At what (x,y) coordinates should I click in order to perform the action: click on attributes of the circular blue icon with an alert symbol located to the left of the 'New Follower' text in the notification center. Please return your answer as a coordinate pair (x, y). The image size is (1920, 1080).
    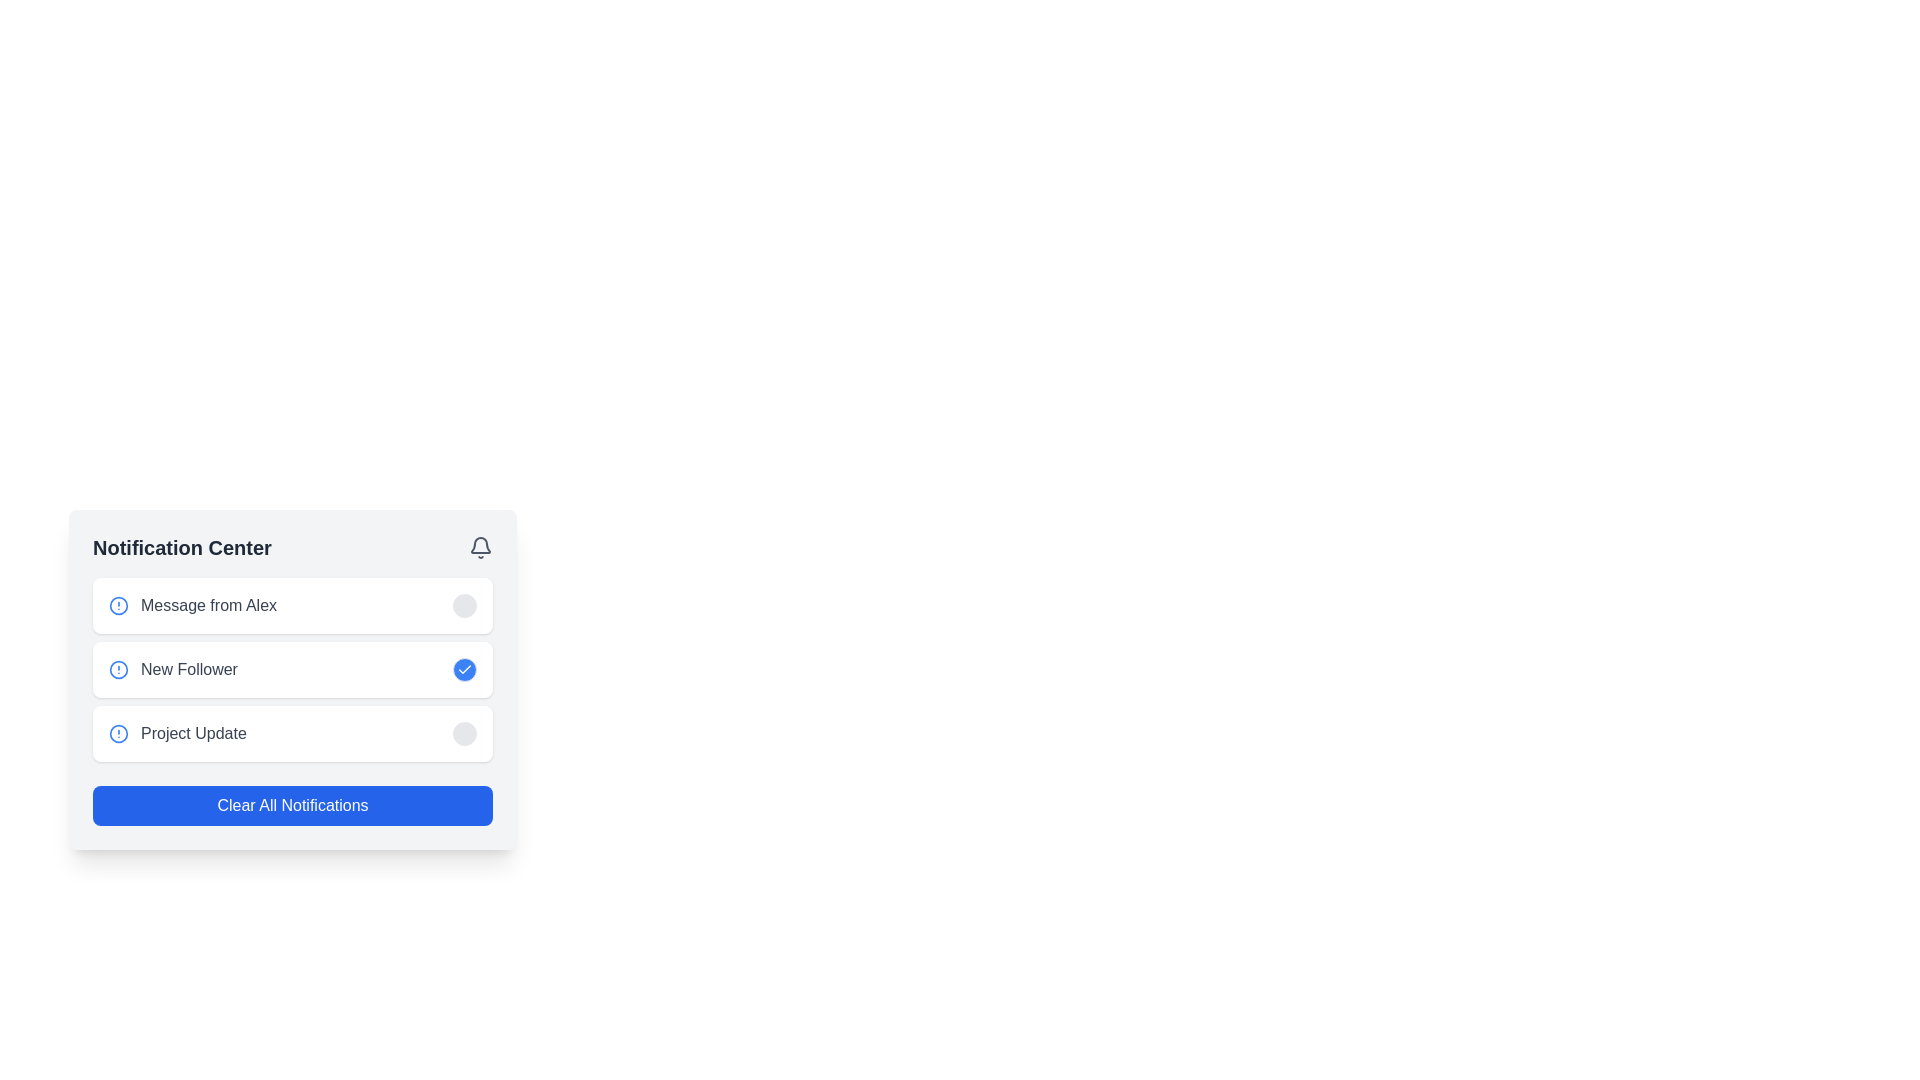
    Looking at the image, I should click on (118, 670).